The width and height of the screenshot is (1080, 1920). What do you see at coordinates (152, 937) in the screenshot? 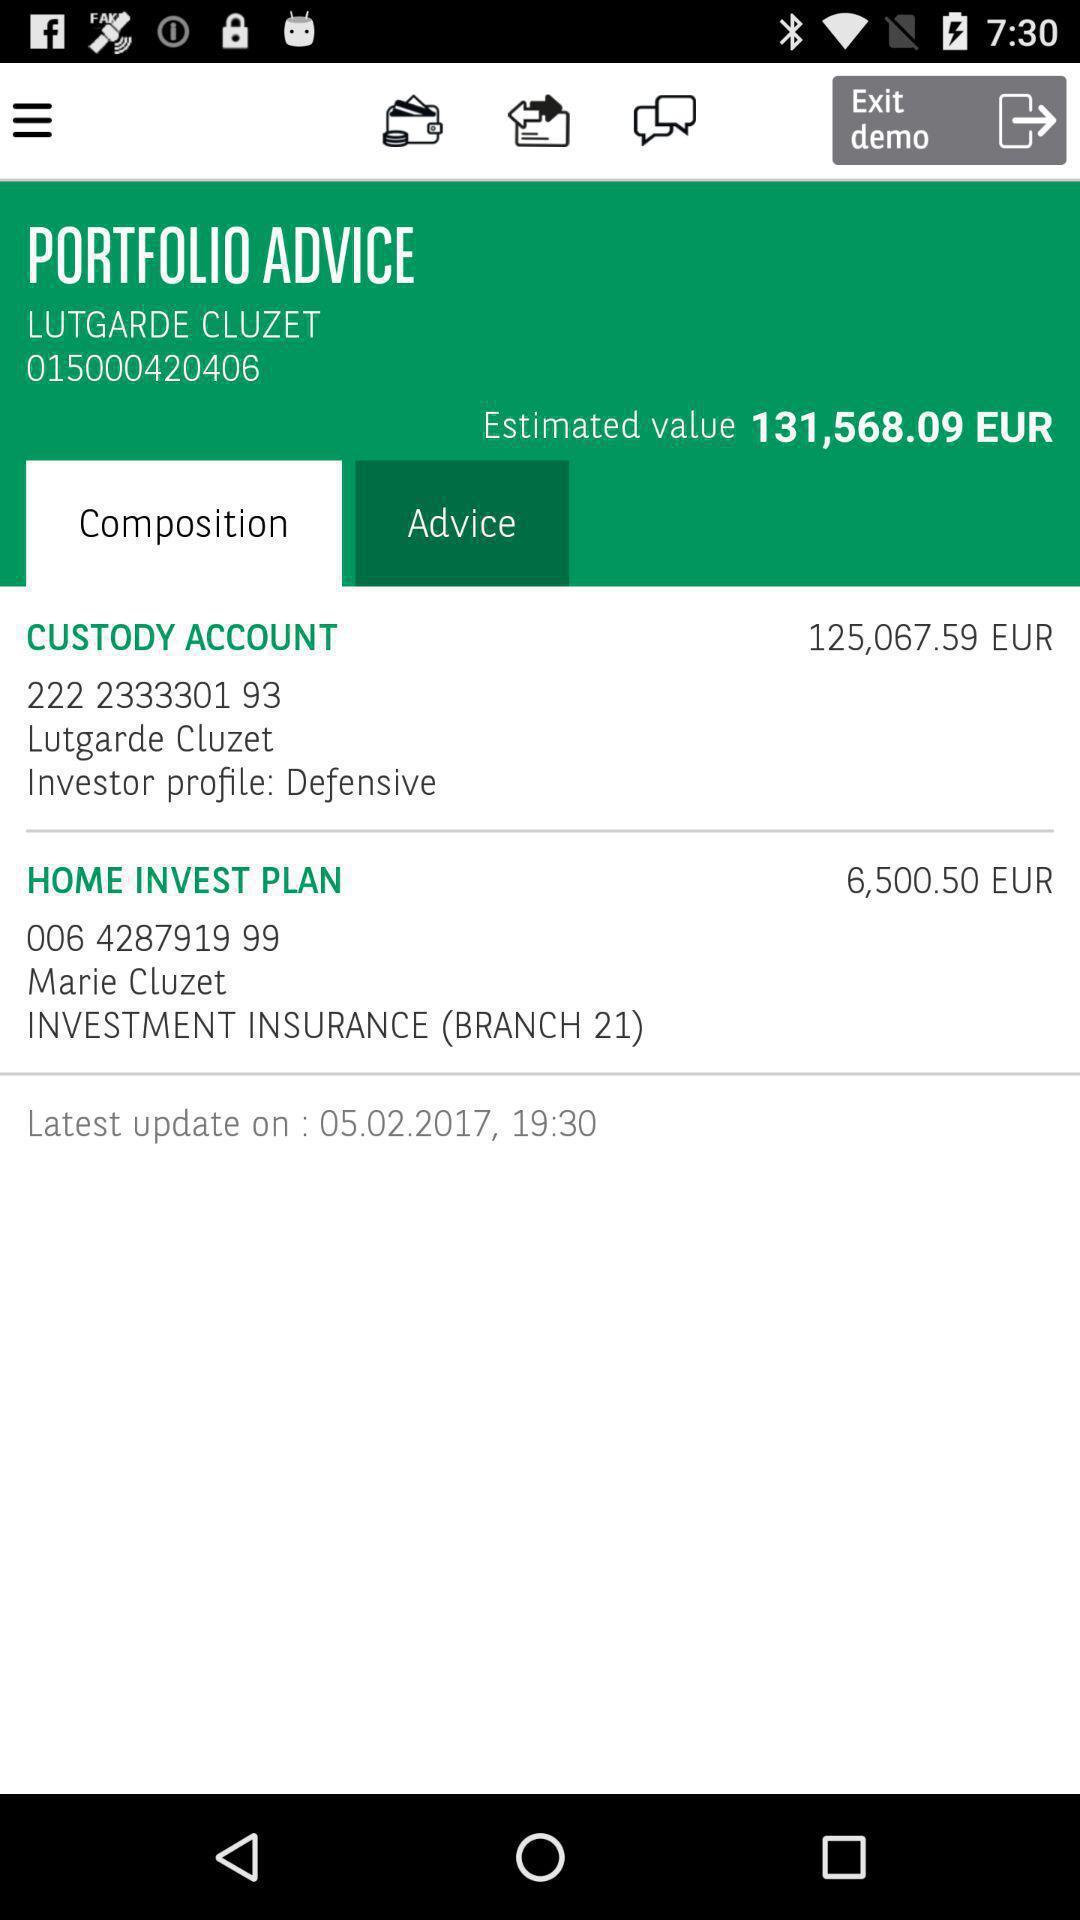
I see `item next to the 6 500 50` at bounding box center [152, 937].